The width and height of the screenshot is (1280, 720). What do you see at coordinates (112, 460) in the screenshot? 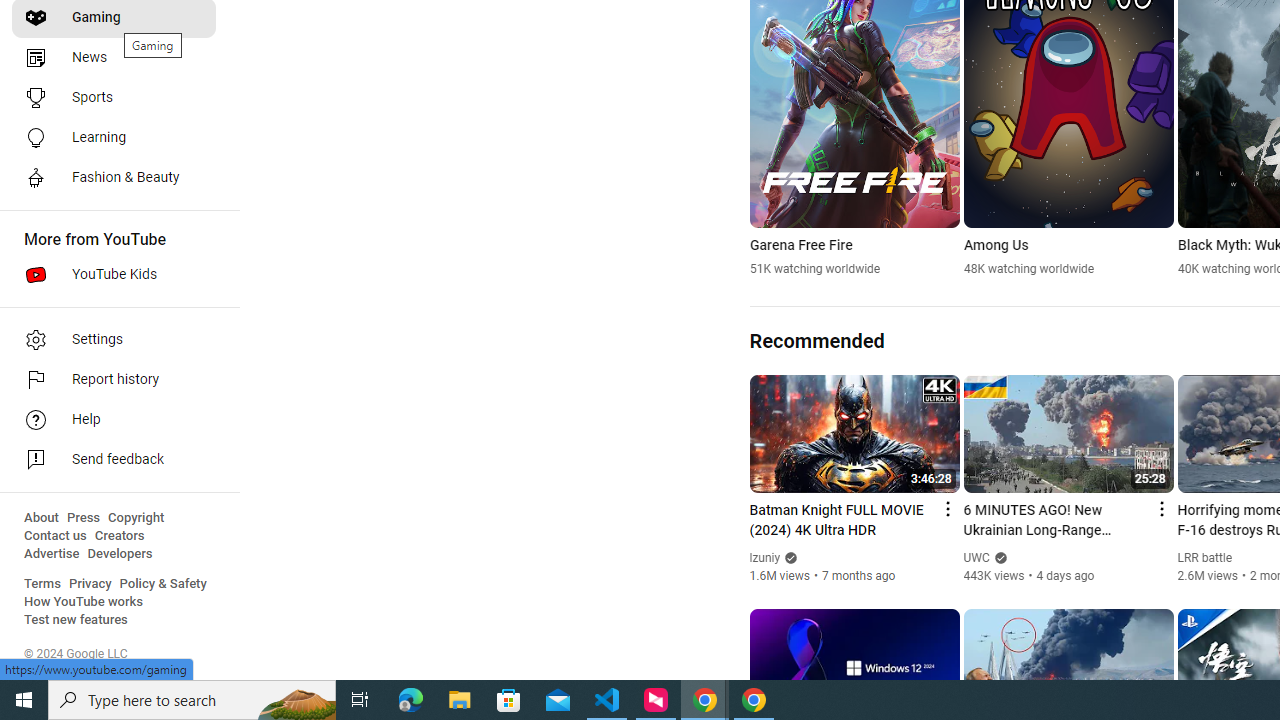
I see `'Send feedback'` at bounding box center [112, 460].